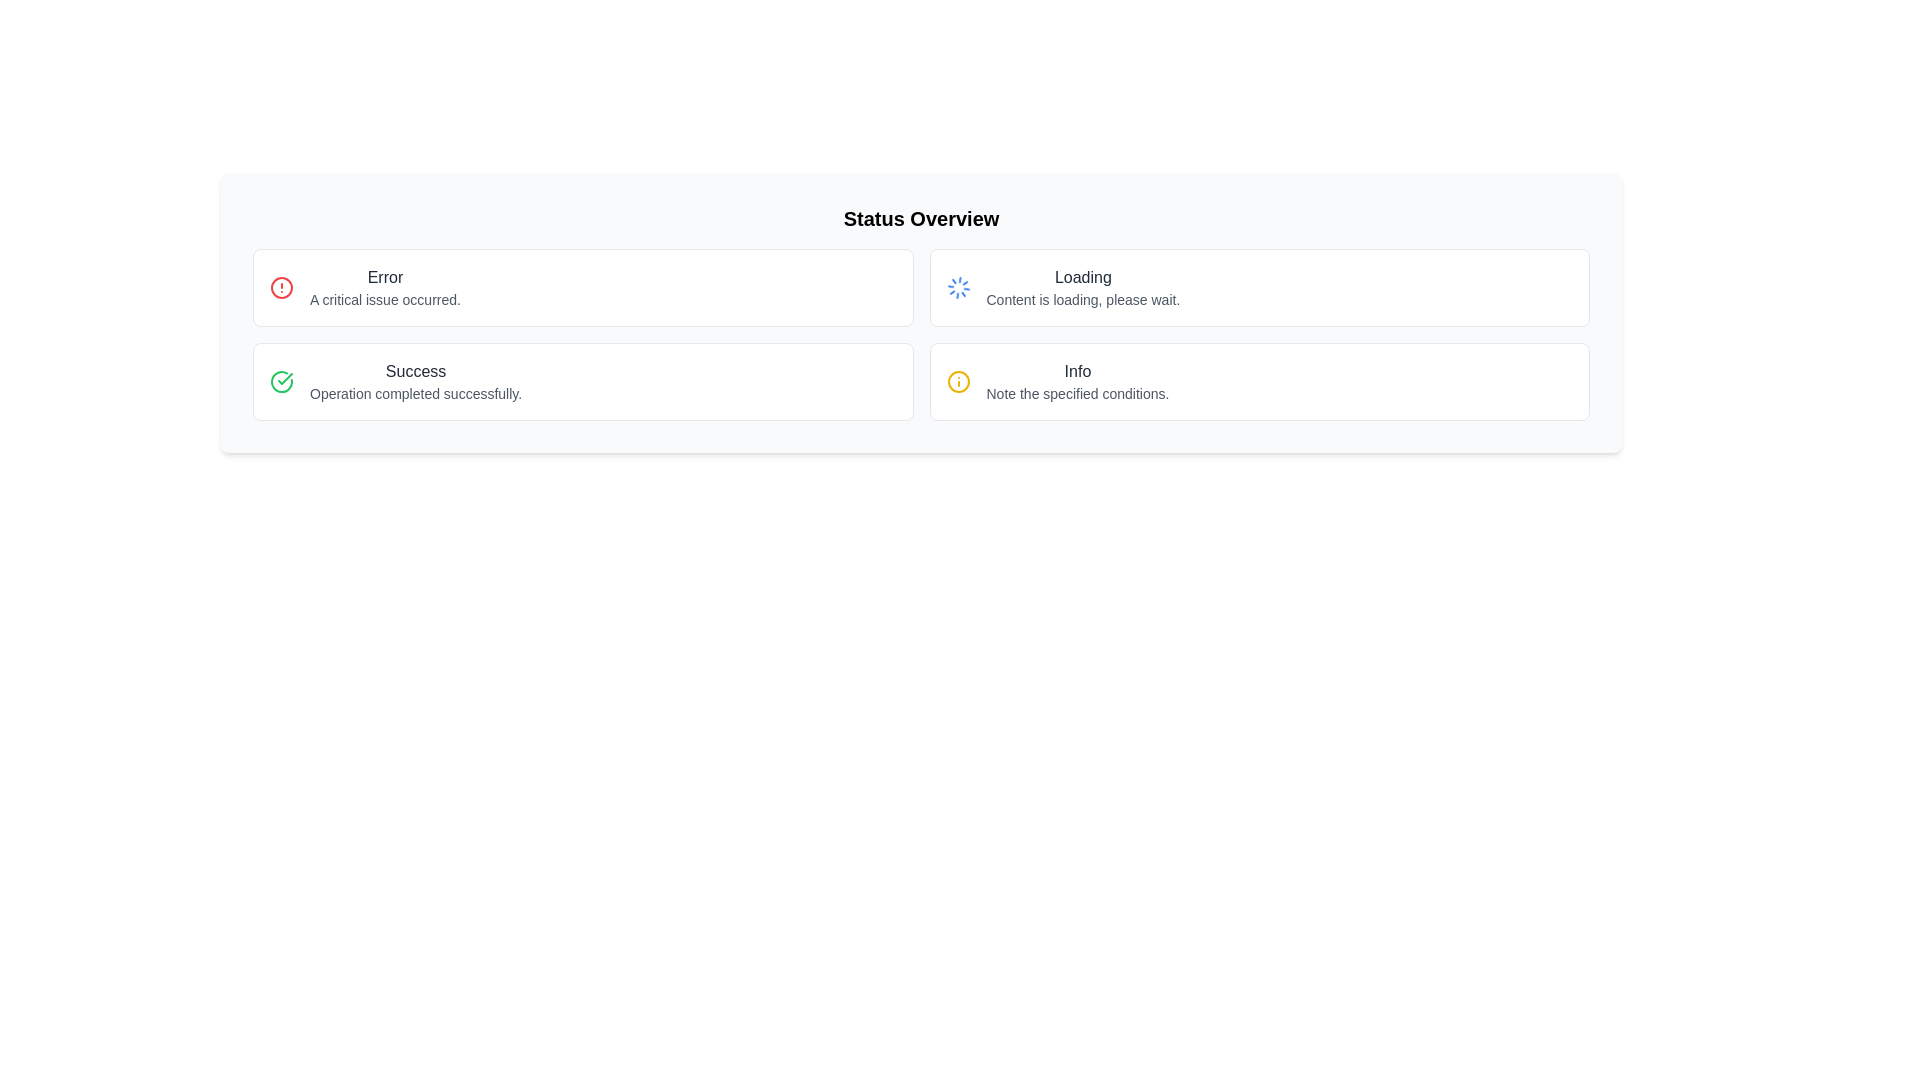 The width and height of the screenshot is (1920, 1080). What do you see at coordinates (284, 378) in the screenshot?
I see `the success status icon, which confirms the successful completion of an operation, positioned centrally below the error indicator and above the descriptive text 'Operation completed successfully.'` at bounding box center [284, 378].